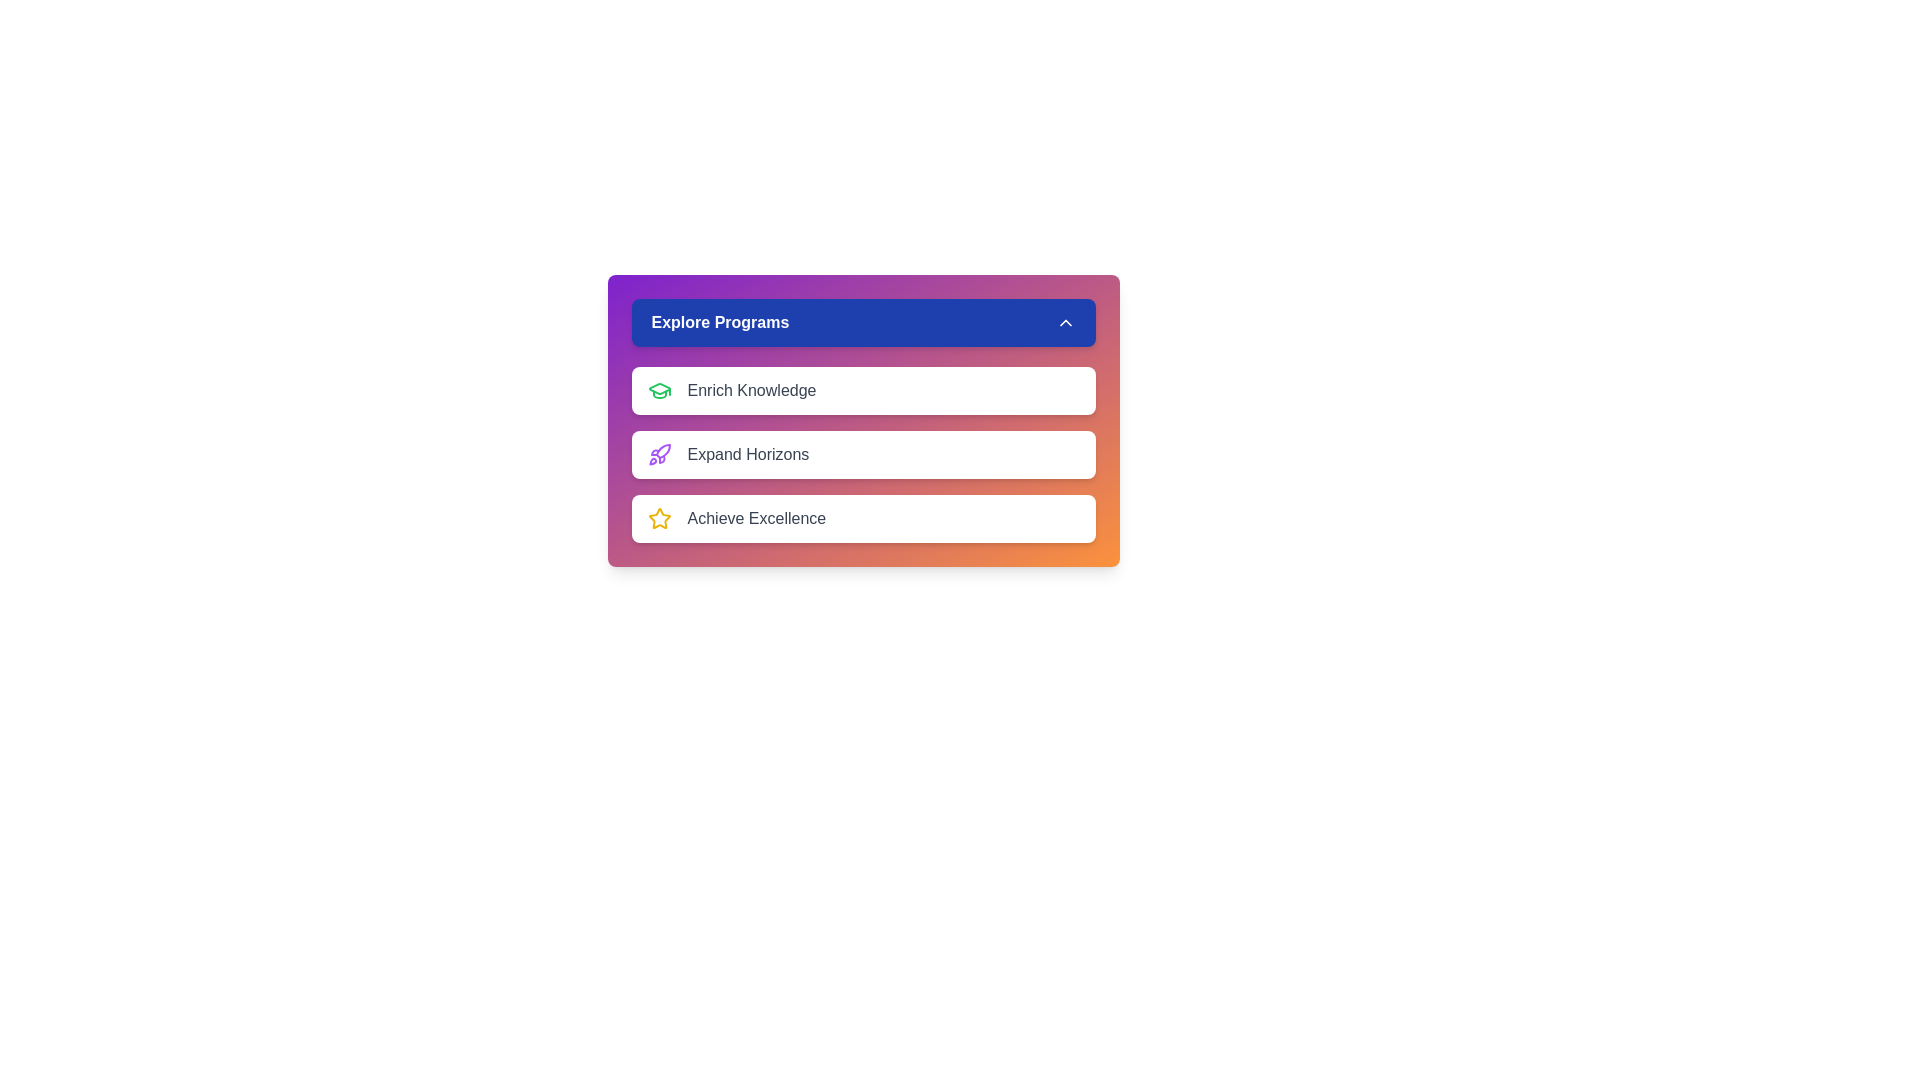 The width and height of the screenshot is (1920, 1080). What do you see at coordinates (1064, 322) in the screenshot?
I see `the chevron arrow icon located in the top-right corner of the 'Explore Programs' header bar` at bounding box center [1064, 322].